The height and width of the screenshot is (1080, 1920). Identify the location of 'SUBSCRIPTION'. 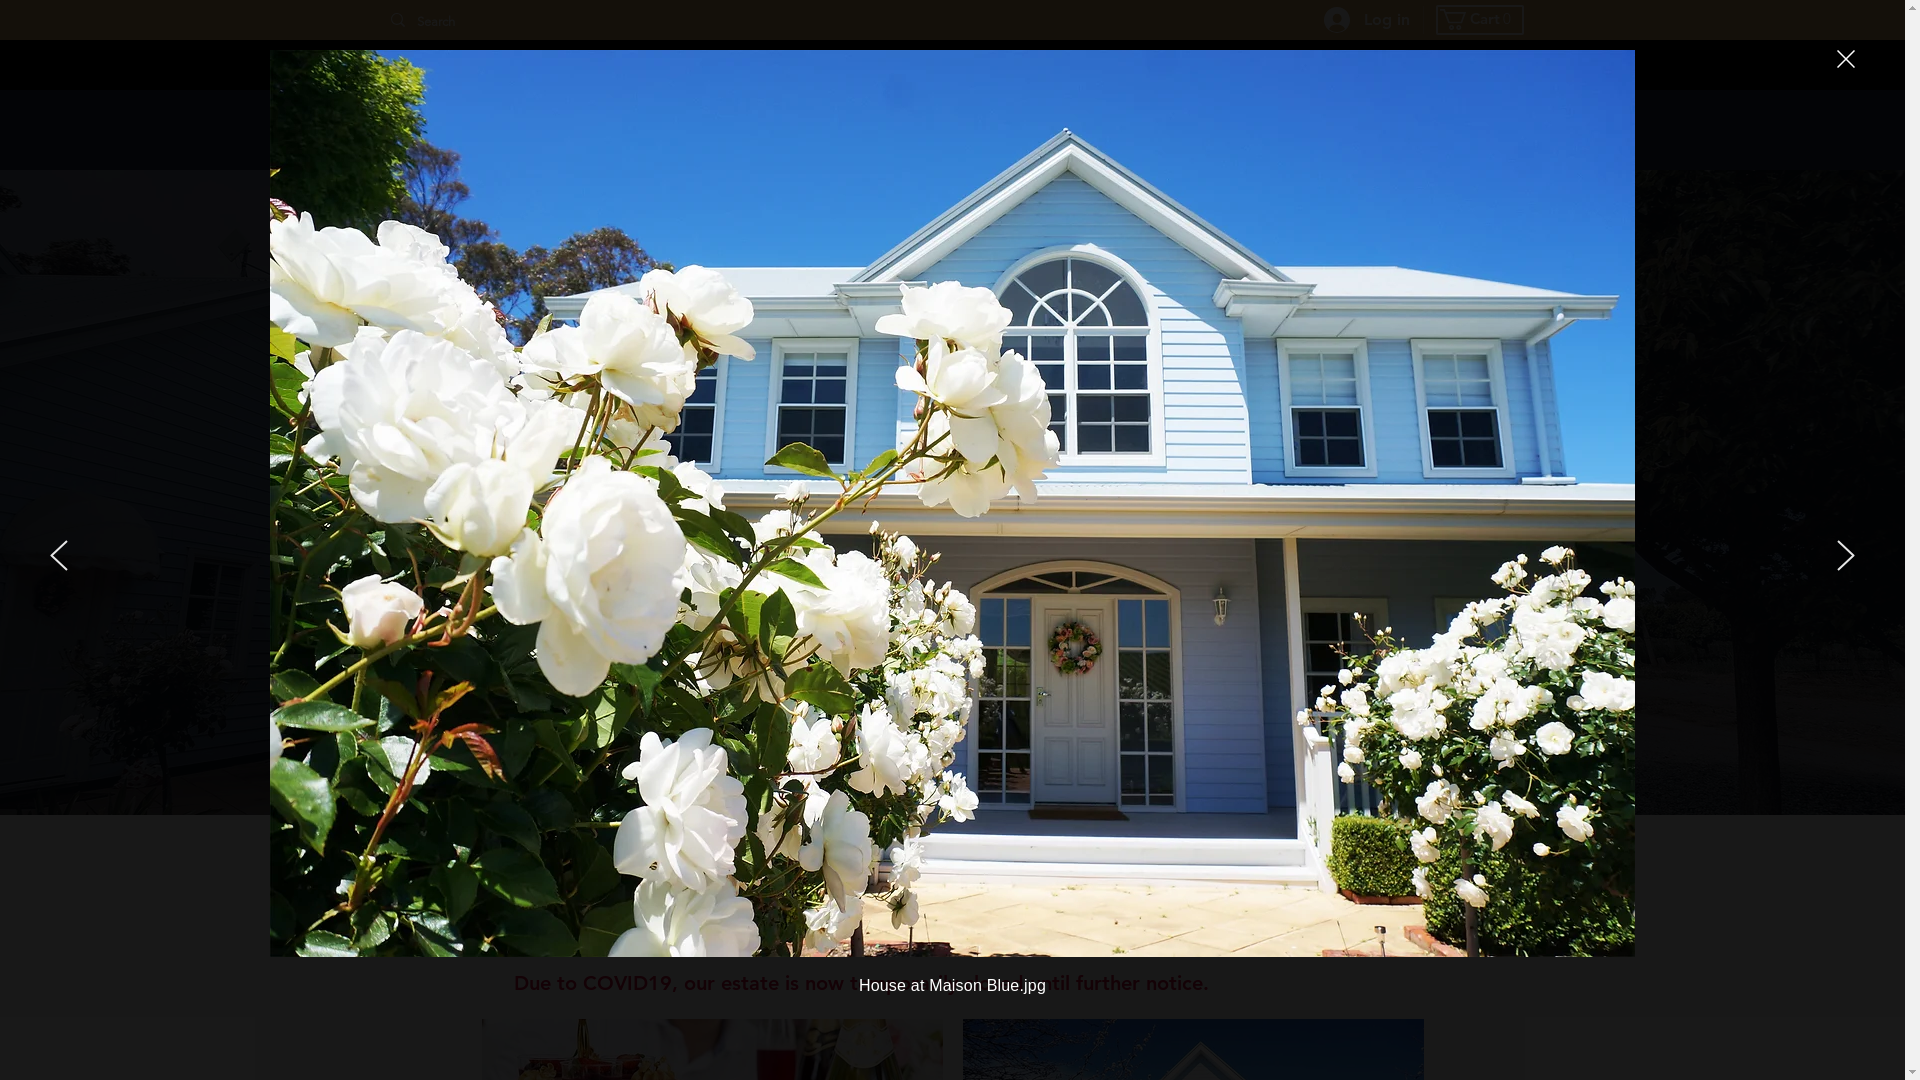
(1127, 130).